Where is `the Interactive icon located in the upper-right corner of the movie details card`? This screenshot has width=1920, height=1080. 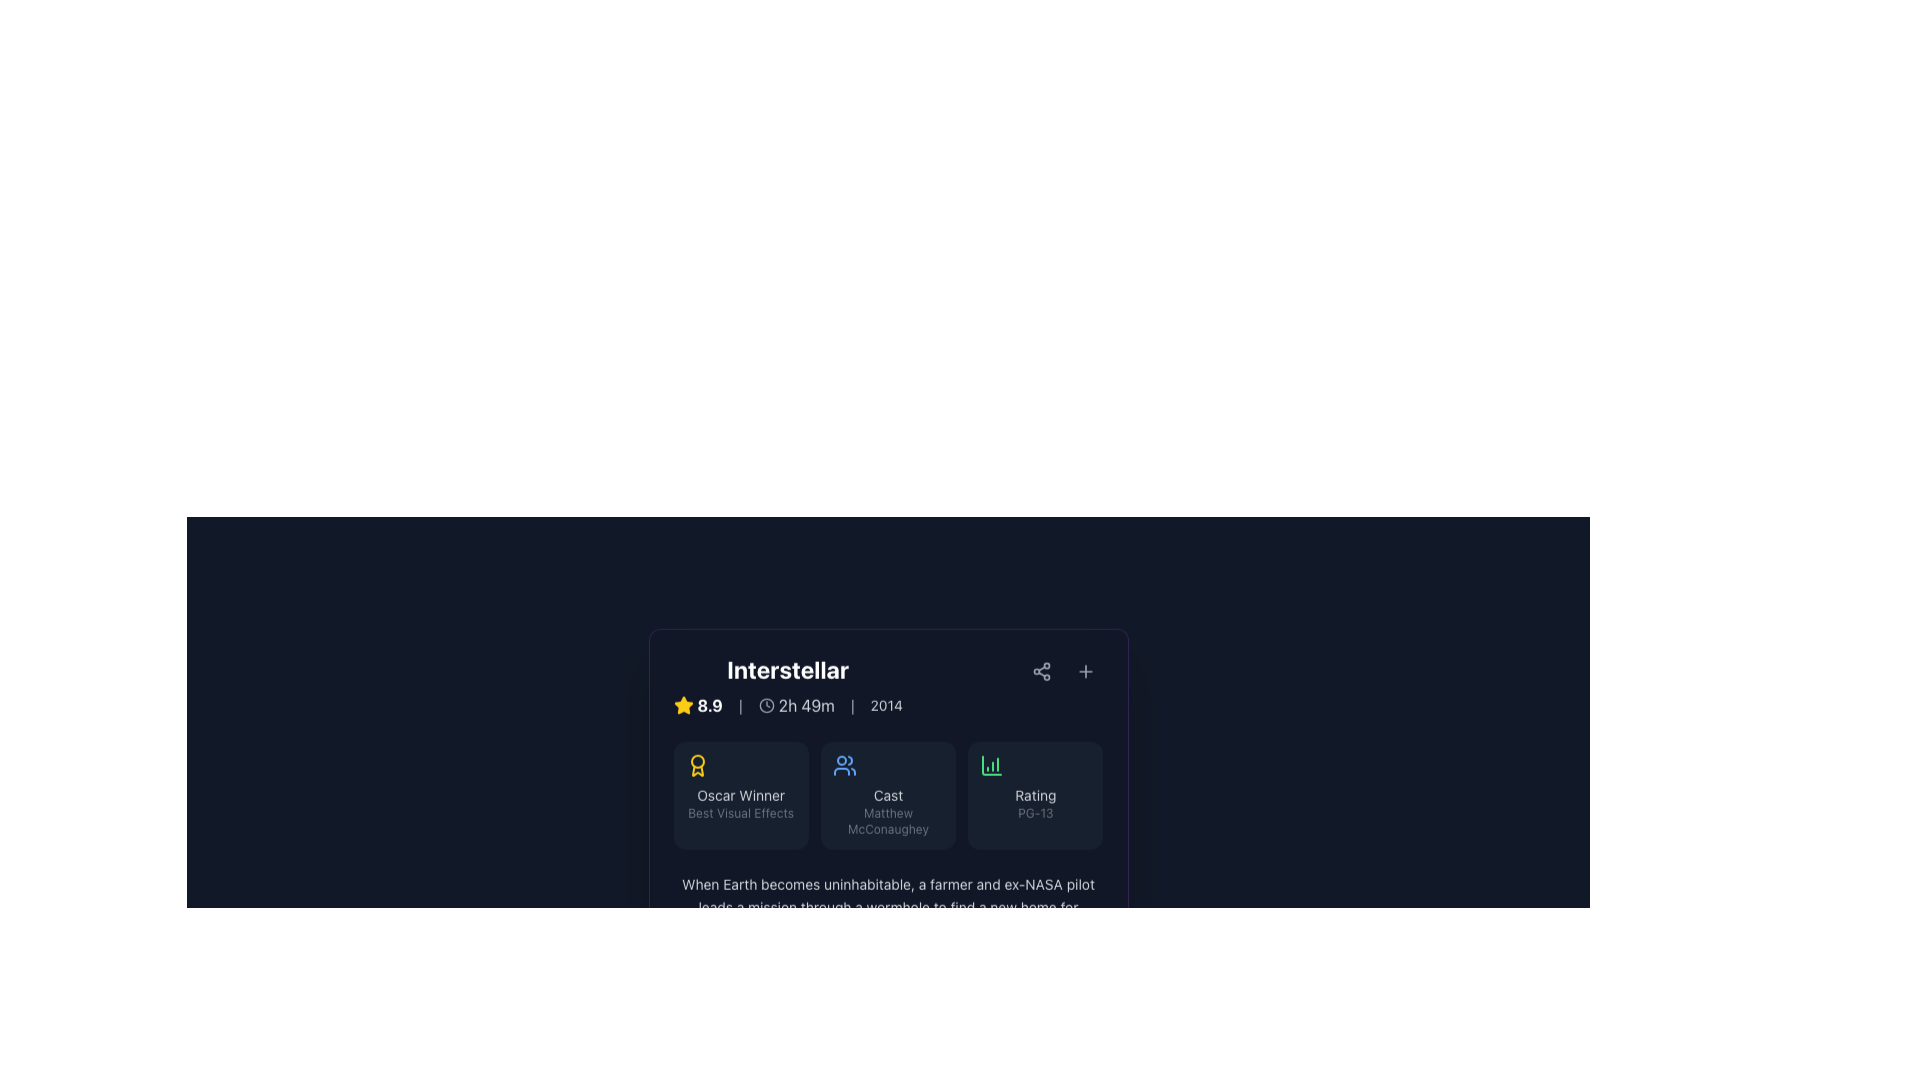 the Interactive icon located in the upper-right corner of the movie details card is located at coordinates (1040, 671).